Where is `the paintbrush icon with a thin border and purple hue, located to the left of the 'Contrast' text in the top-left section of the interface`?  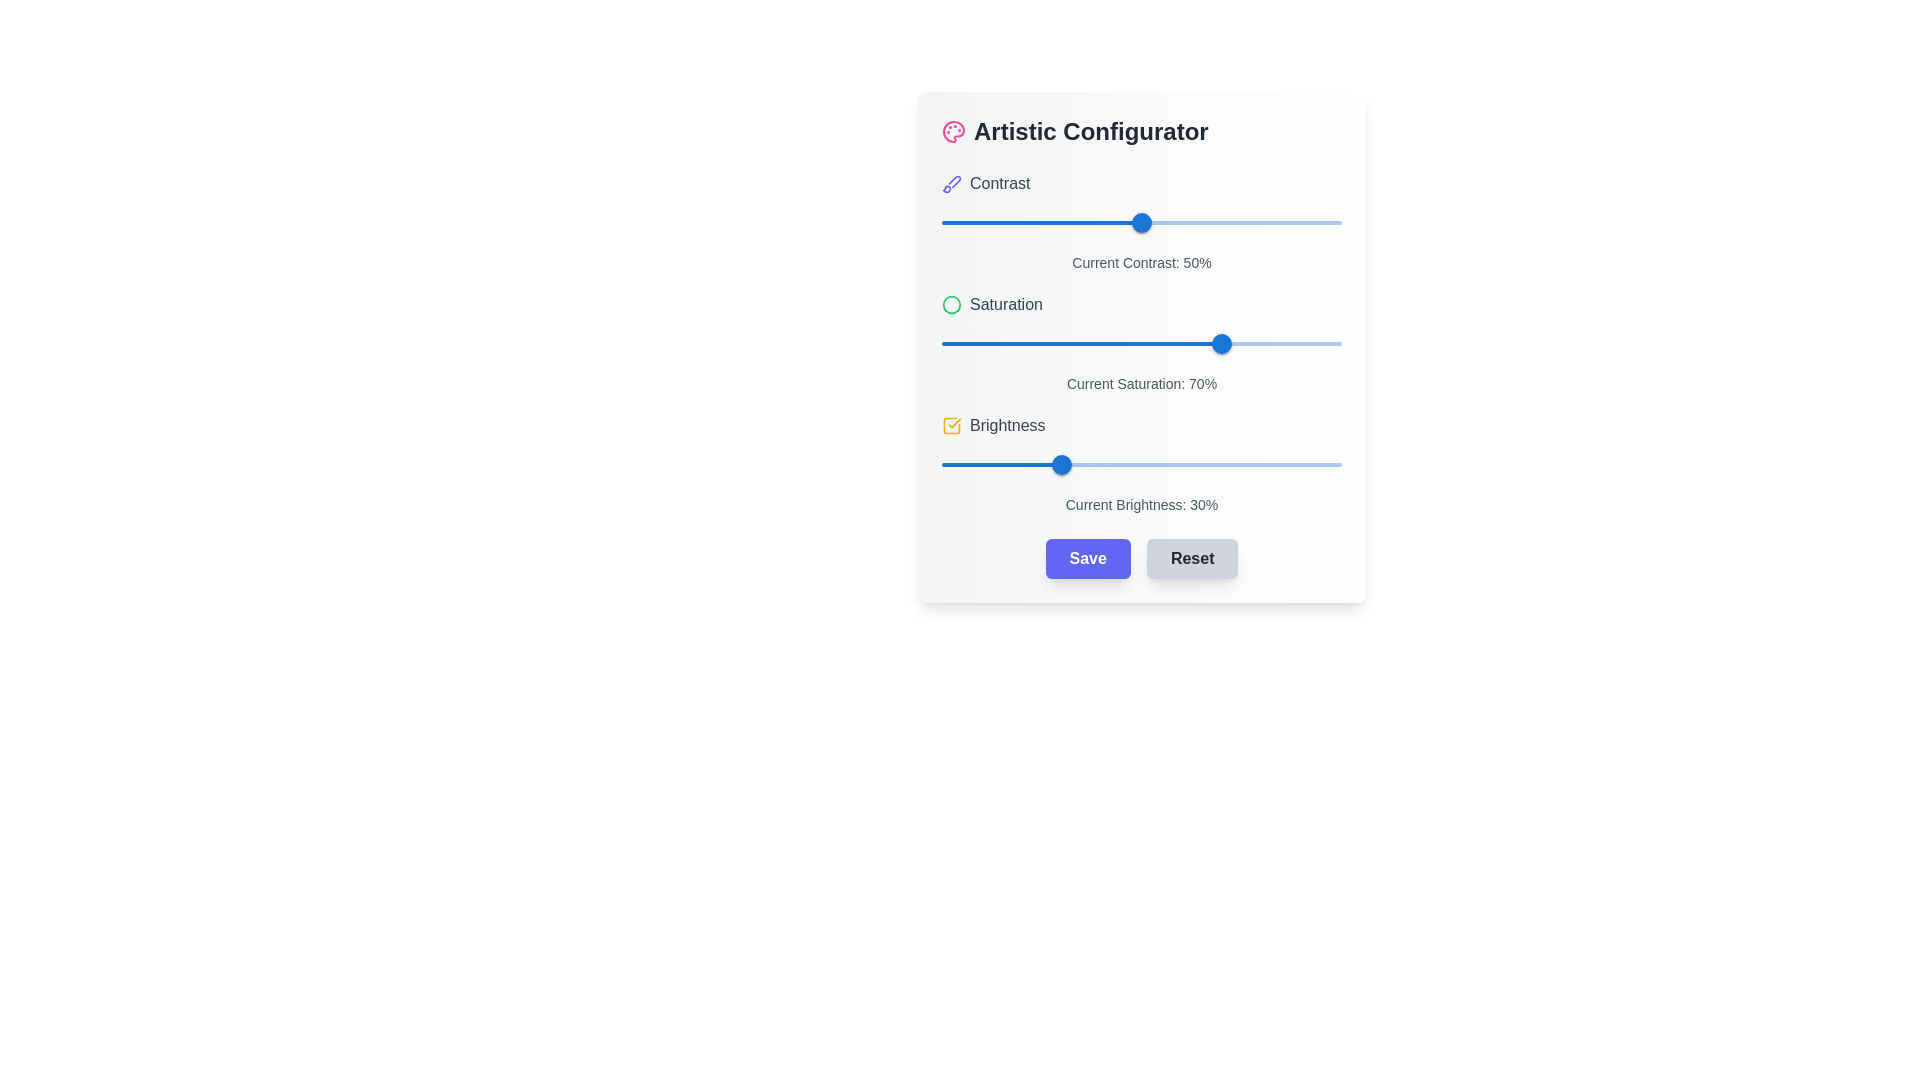
the paintbrush icon with a thin border and purple hue, located to the left of the 'Contrast' text in the top-left section of the interface is located at coordinates (950, 184).